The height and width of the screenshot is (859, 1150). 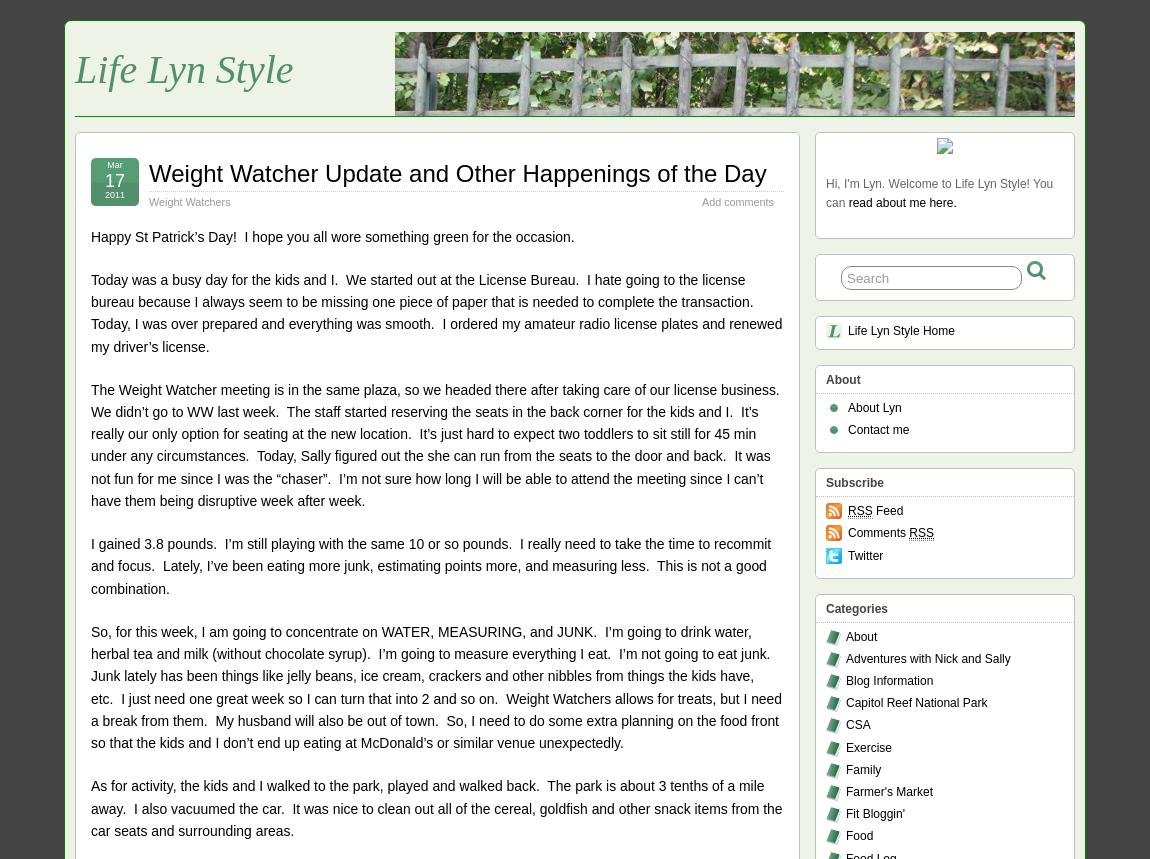 I want to click on 'Life Lyn Style', so click(x=73, y=68).